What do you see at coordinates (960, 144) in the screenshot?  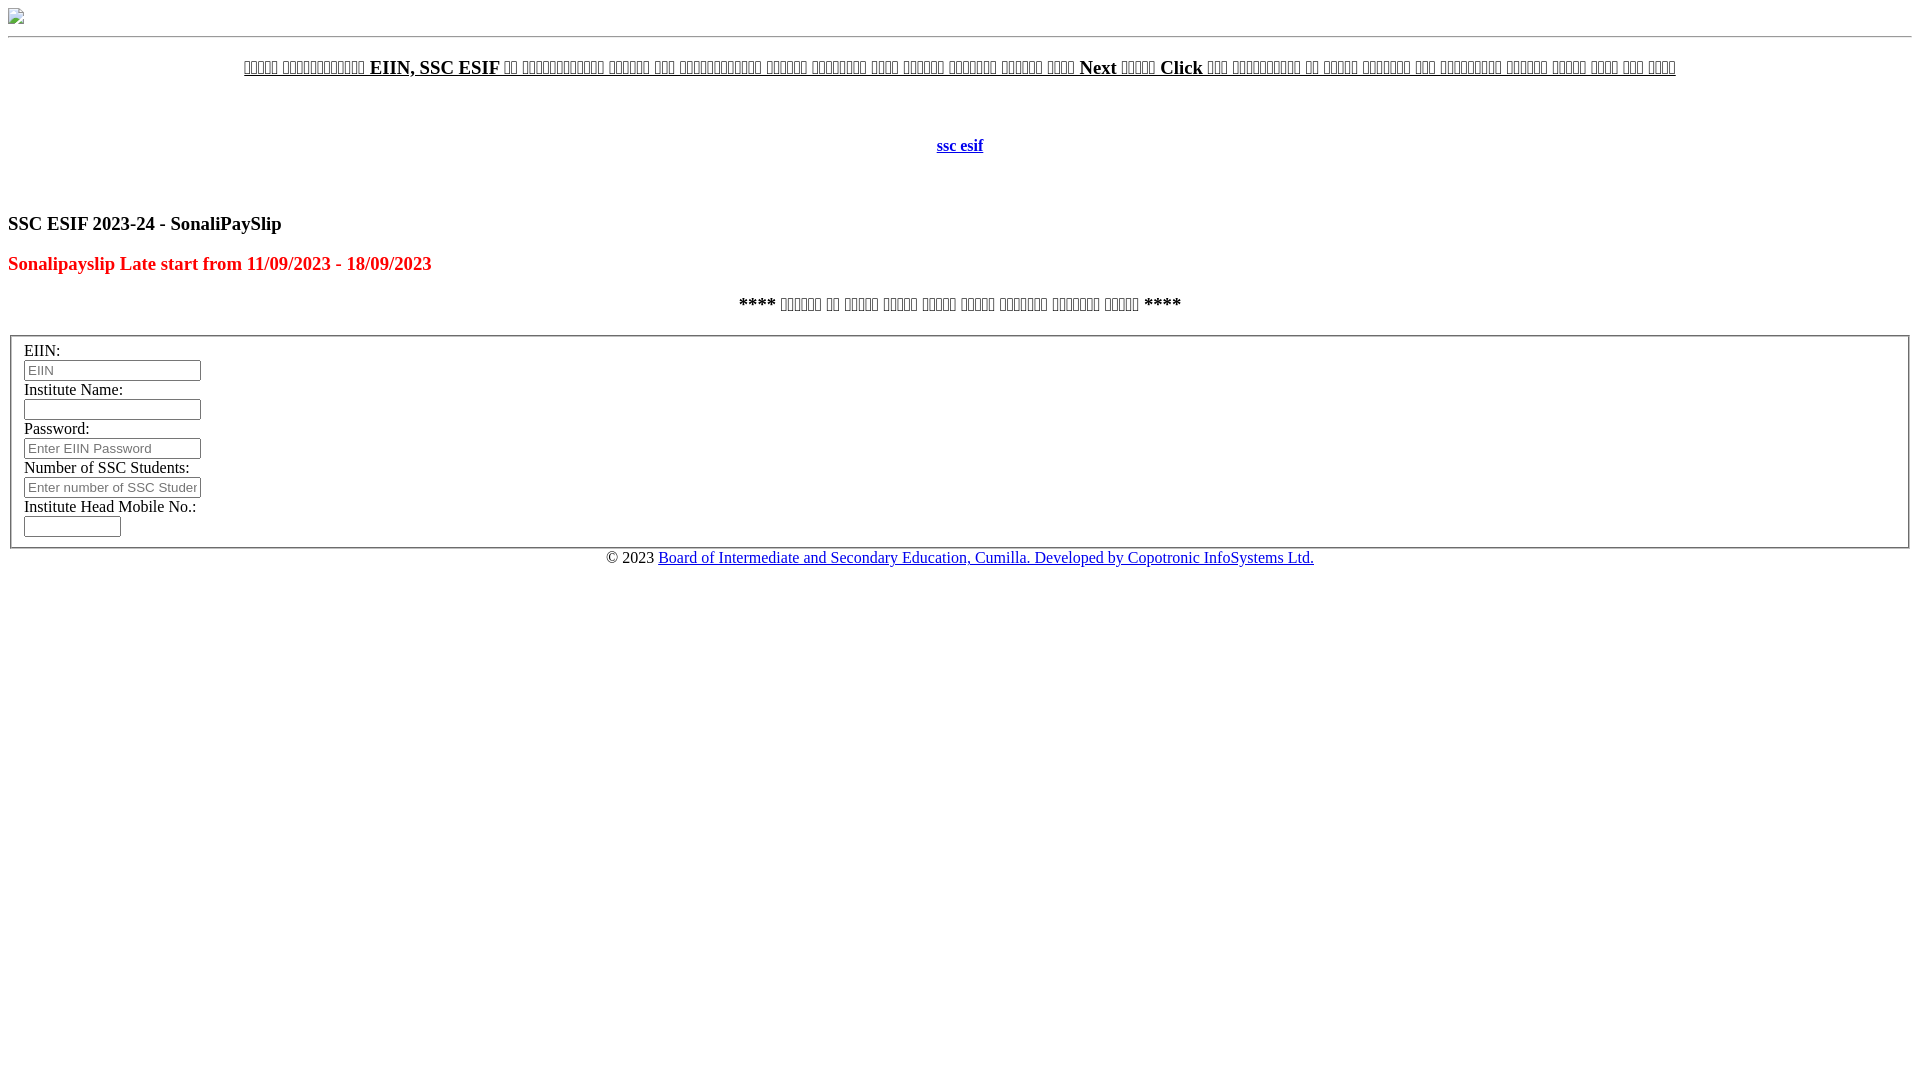 I see `'ssc esif'` at bounding box center [960, 144].